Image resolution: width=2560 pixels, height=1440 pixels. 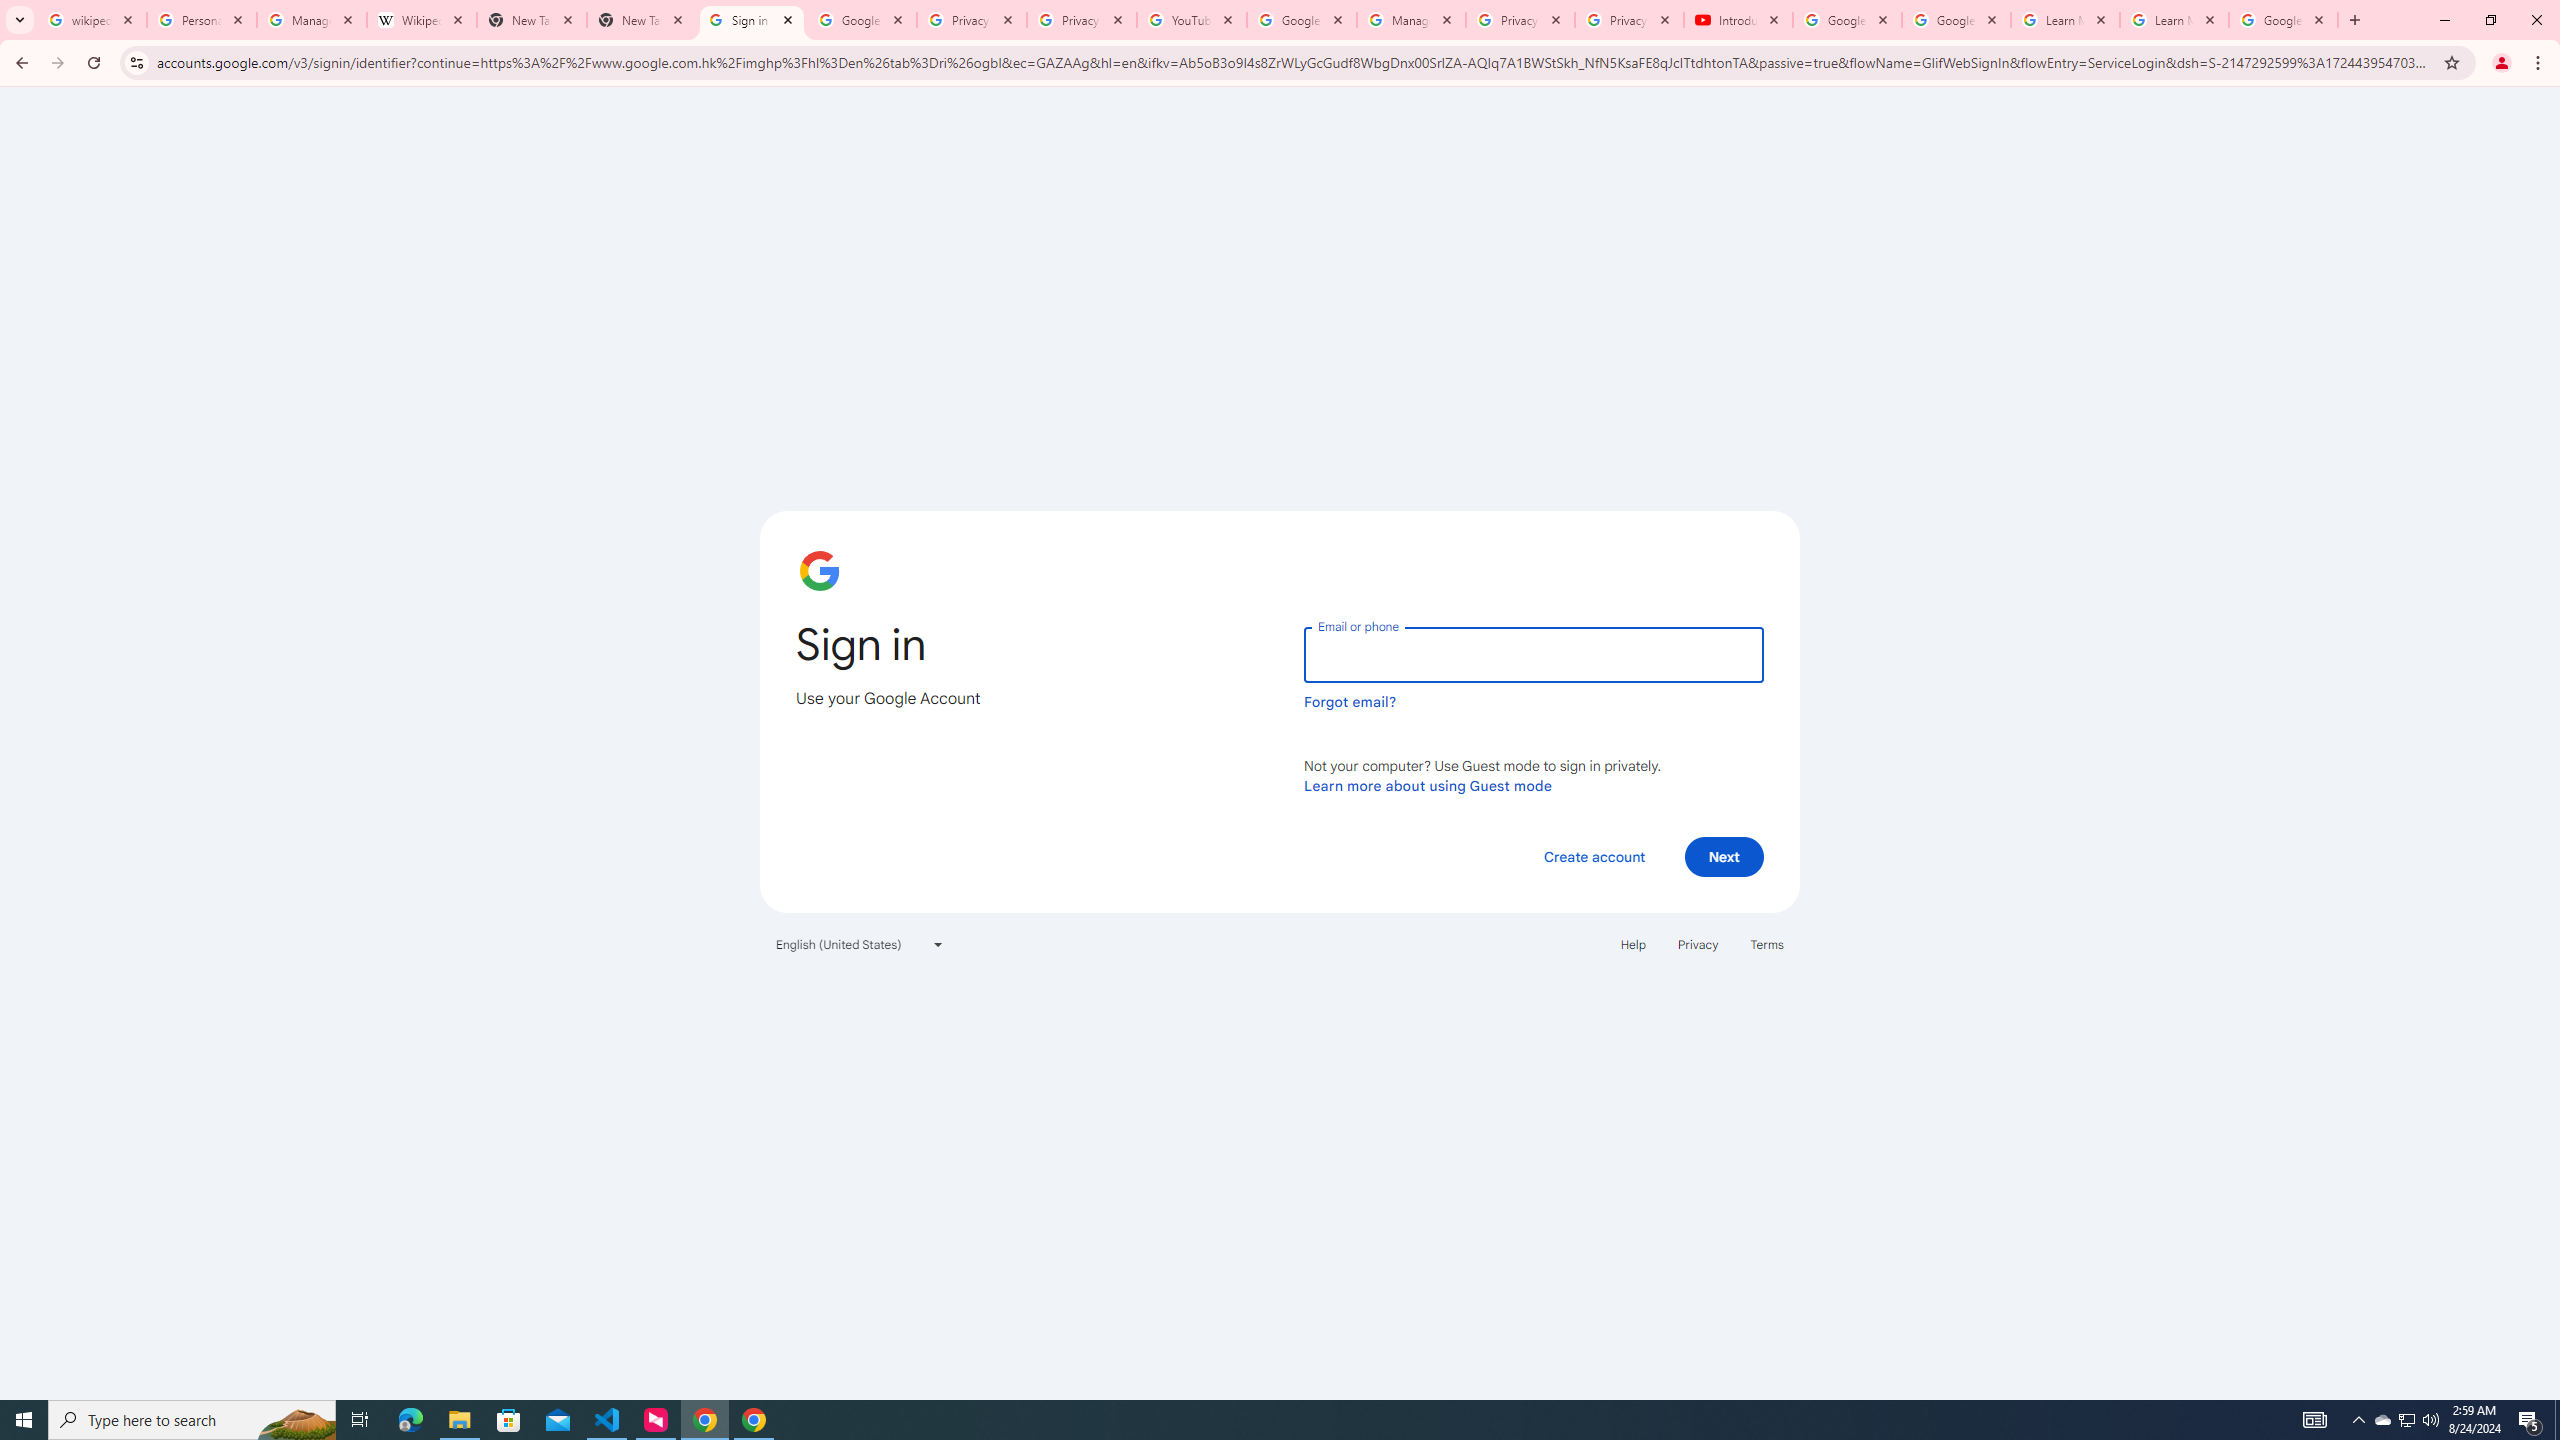 What do you see at coordinates (2282, 19) in the screenshot?
I see `'Google Account'` at bounding box center [2282, 19].